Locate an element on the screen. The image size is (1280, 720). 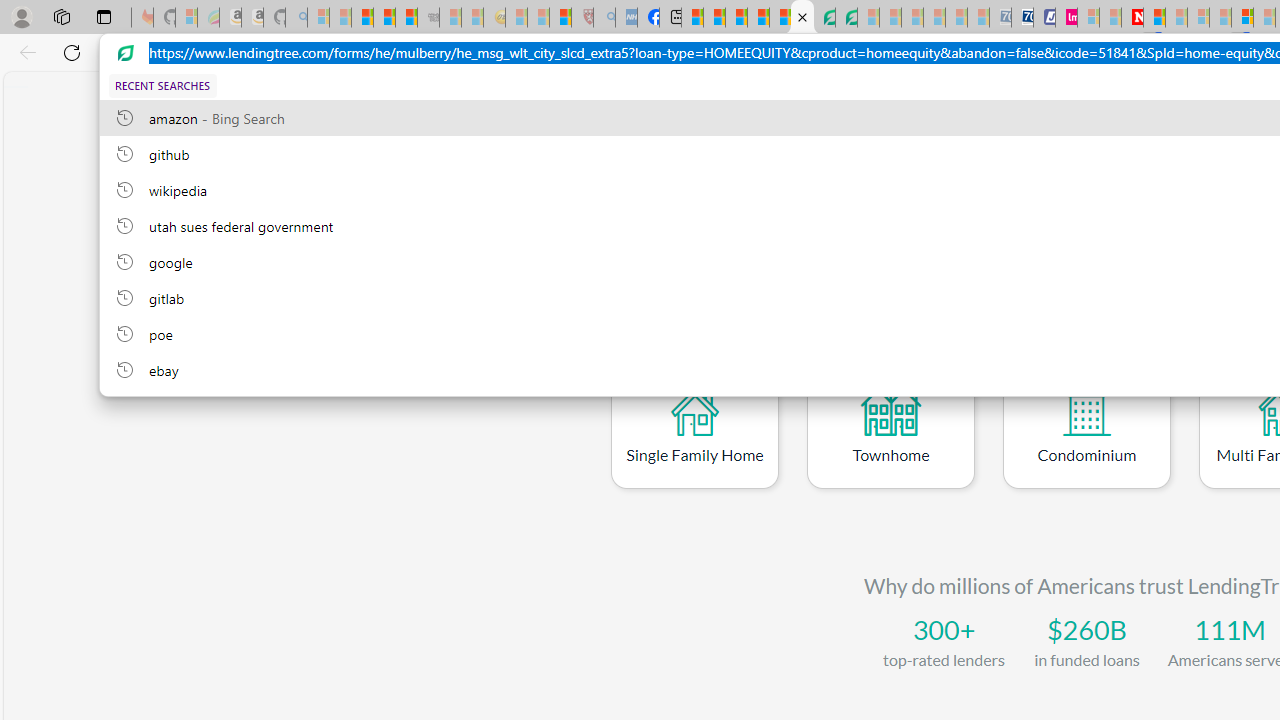
'New Report Confirms 2023 Was Record Hot | Watch' is located at coordinates (405, 17).